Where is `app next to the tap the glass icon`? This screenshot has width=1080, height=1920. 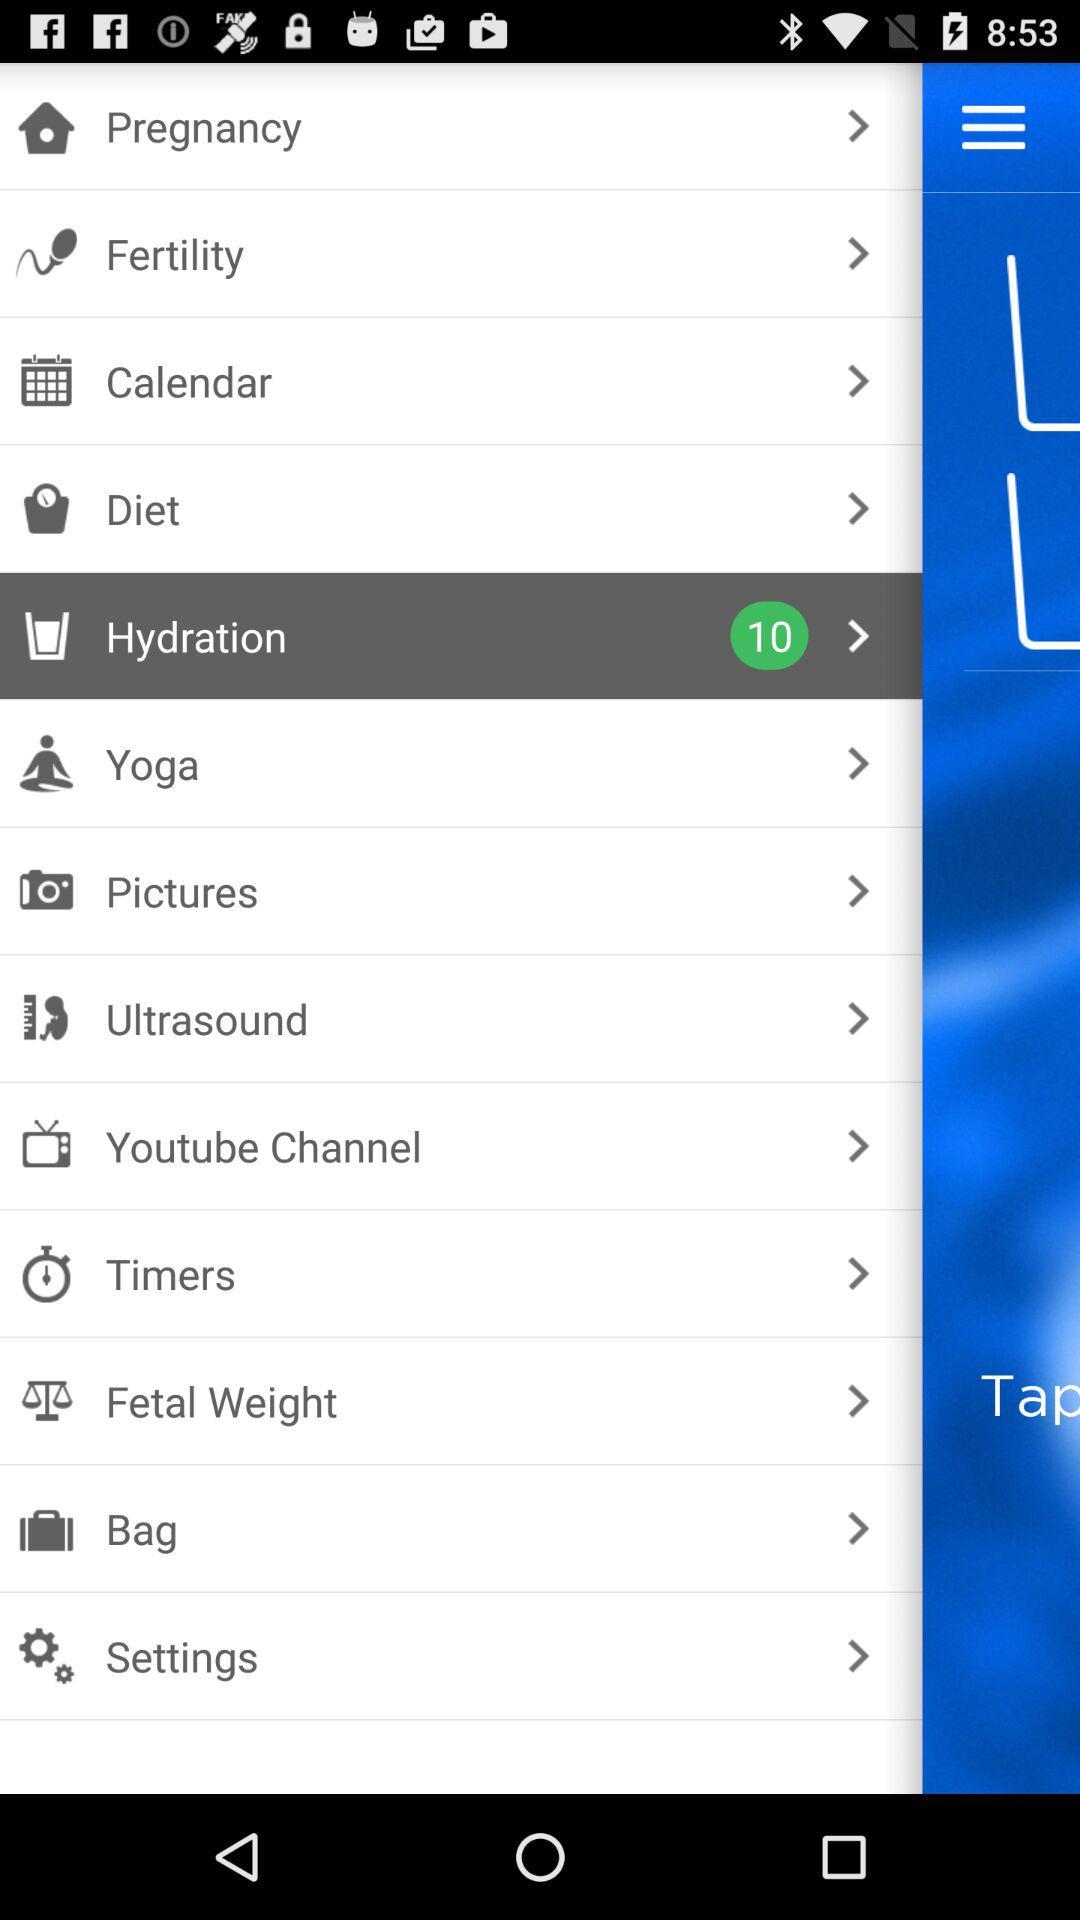
app next to the tap the glass icon is located at coordinates (857, 1527).